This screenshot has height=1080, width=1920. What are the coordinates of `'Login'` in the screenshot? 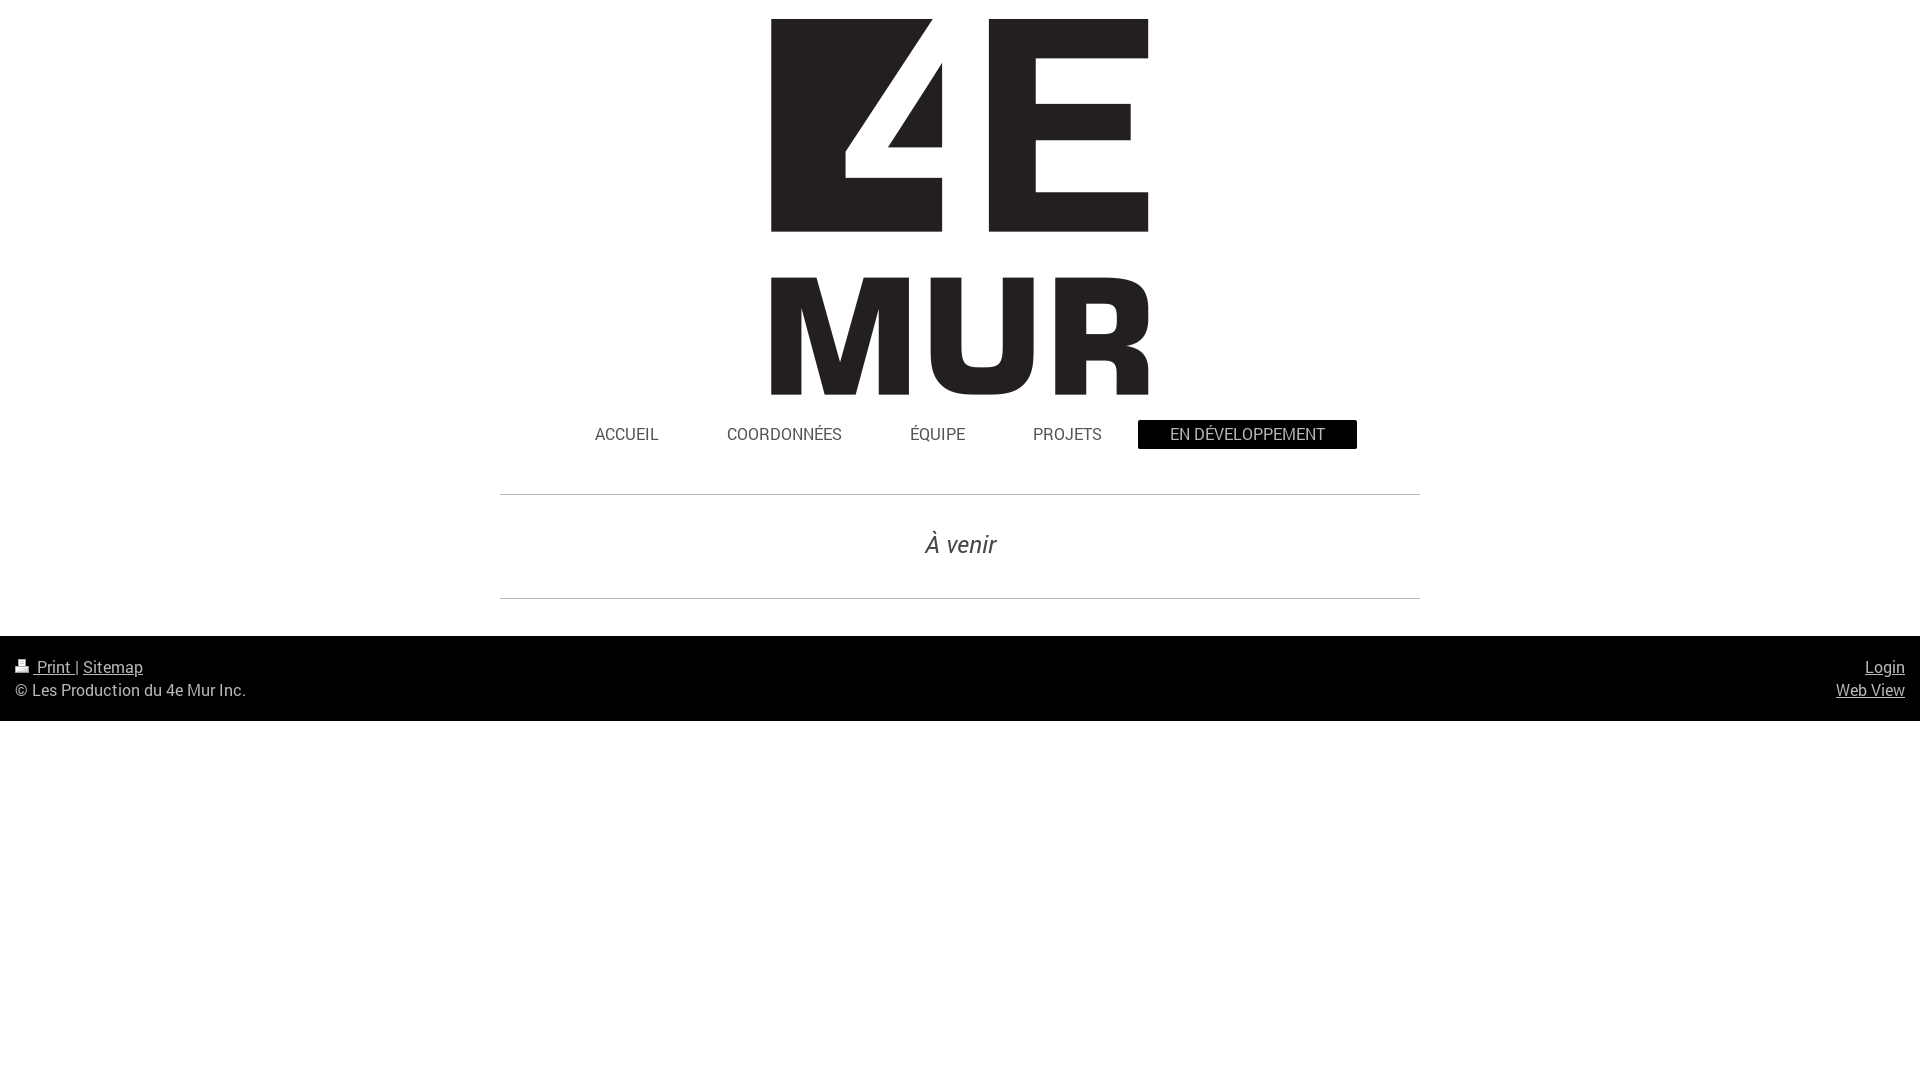 It's located at (1884, 666).